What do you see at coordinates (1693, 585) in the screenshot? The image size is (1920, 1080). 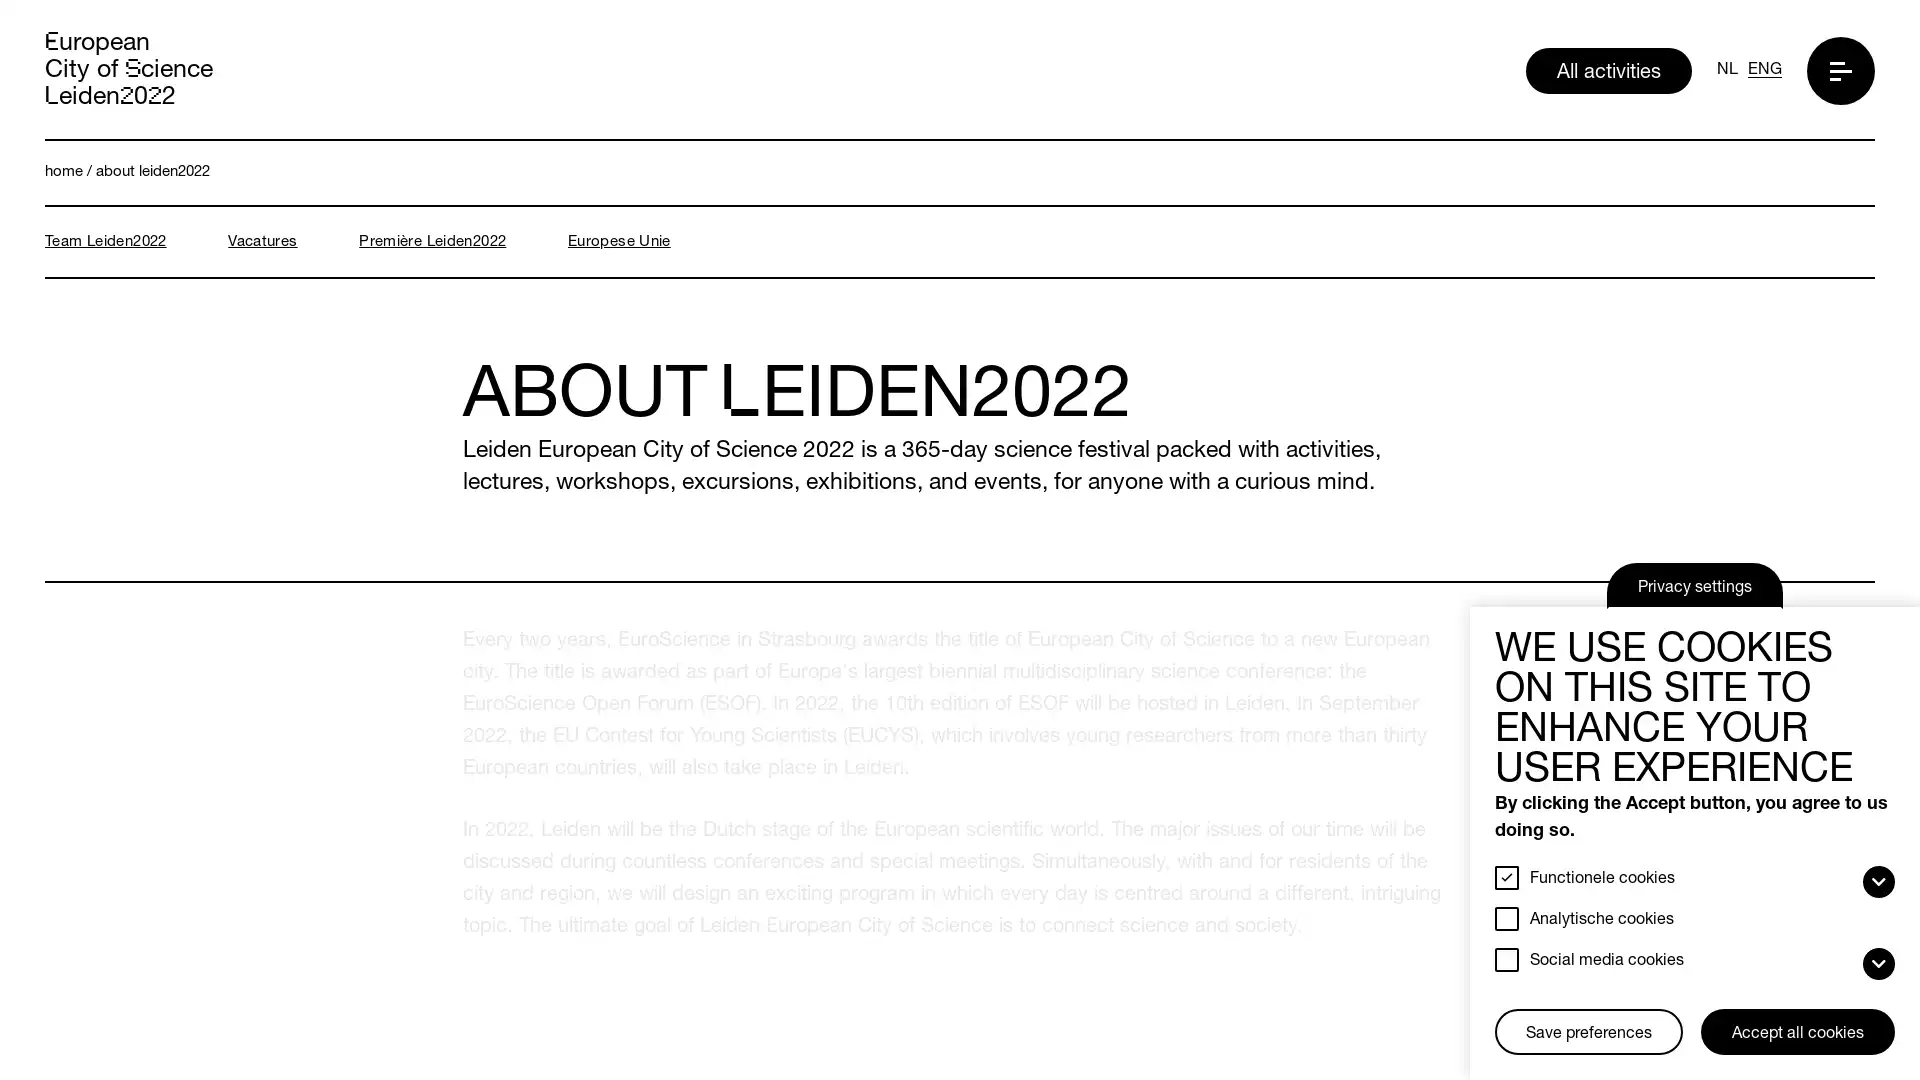 I see `Privacy settings` at bounding box center [1693, 585].